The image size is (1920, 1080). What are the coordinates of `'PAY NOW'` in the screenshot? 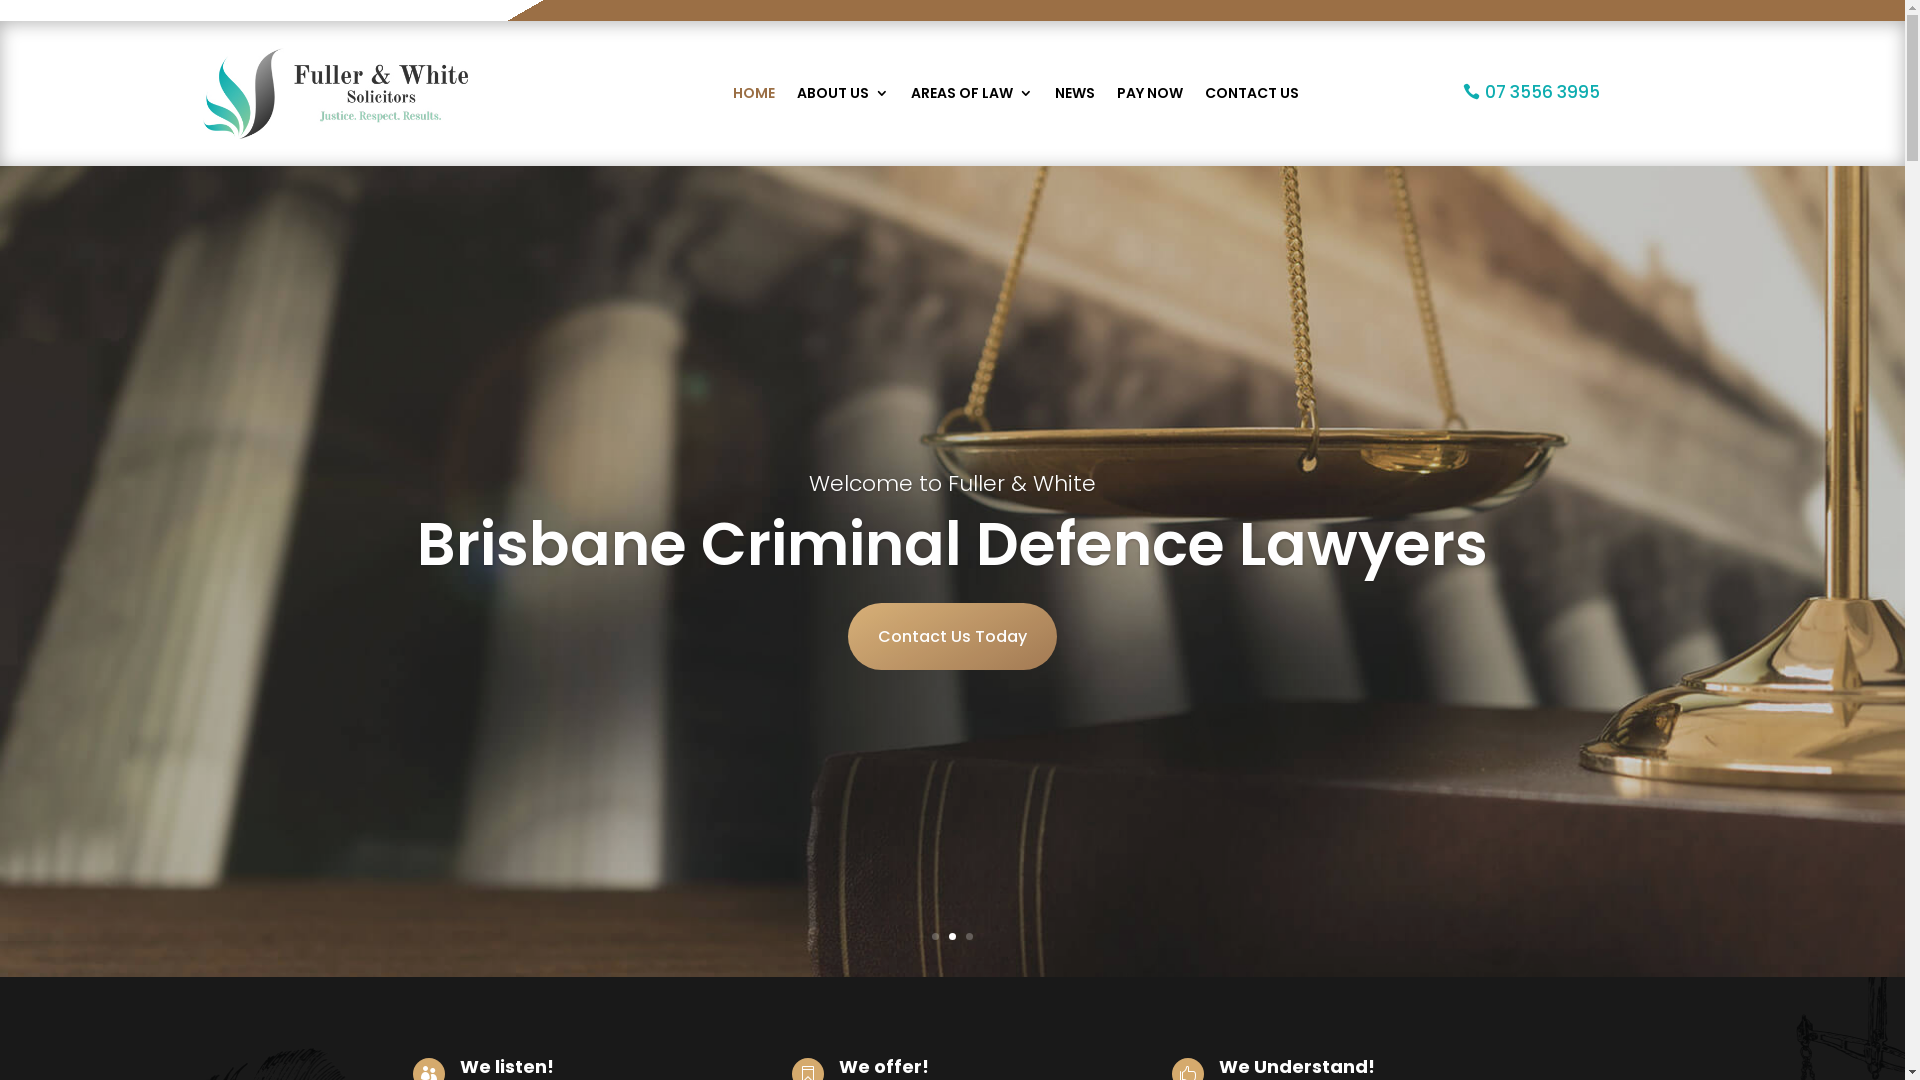 It's located at (1148, 93).